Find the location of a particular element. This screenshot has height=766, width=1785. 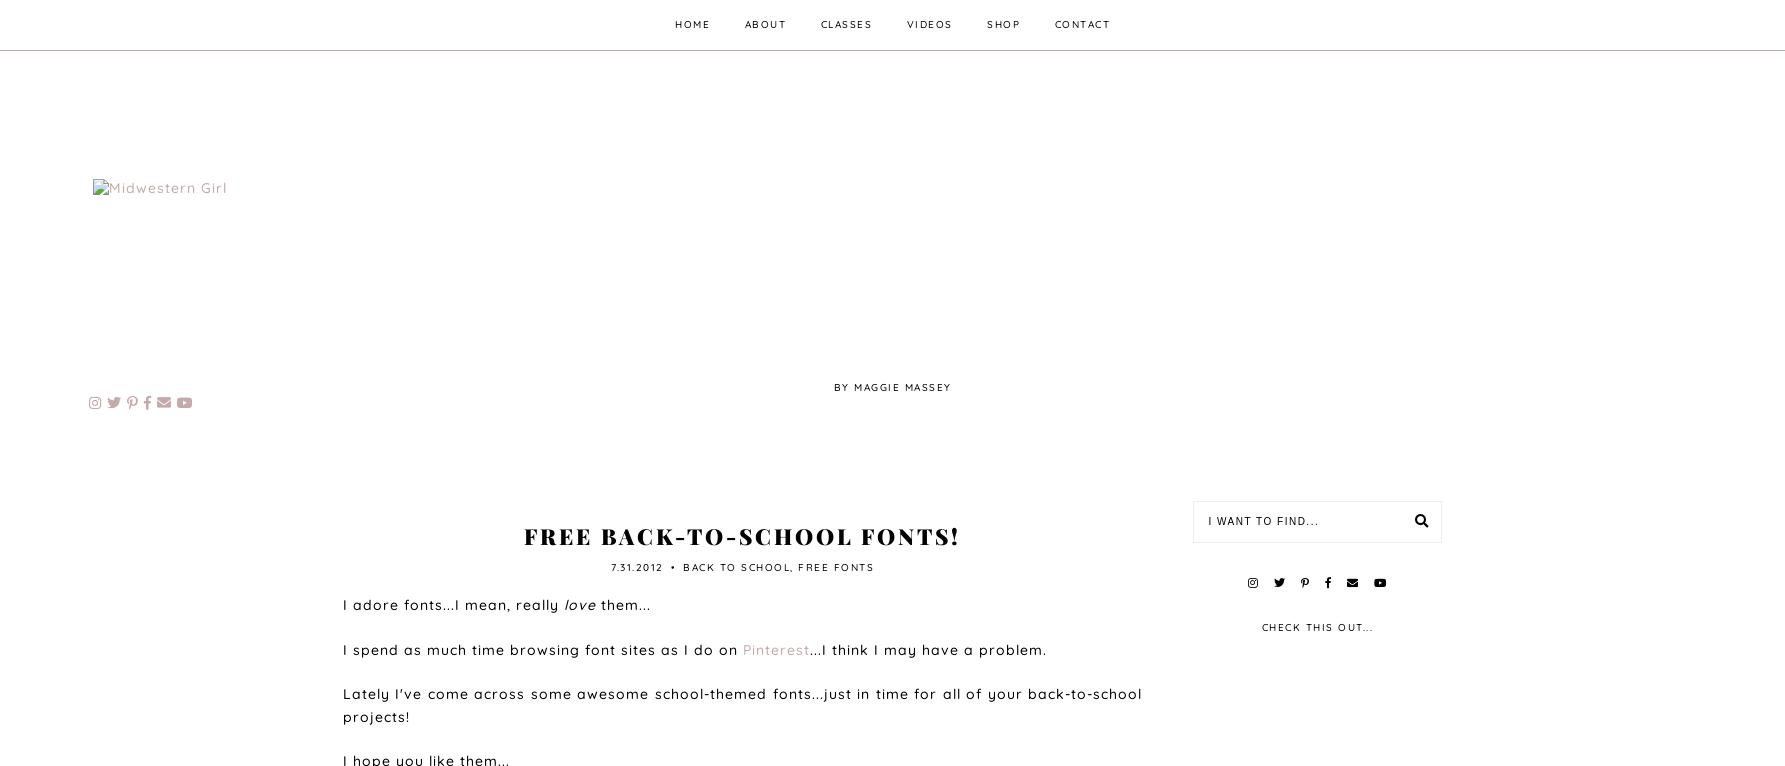

'I adore fonts...I mean, really' is located at coordinates (451, 603).